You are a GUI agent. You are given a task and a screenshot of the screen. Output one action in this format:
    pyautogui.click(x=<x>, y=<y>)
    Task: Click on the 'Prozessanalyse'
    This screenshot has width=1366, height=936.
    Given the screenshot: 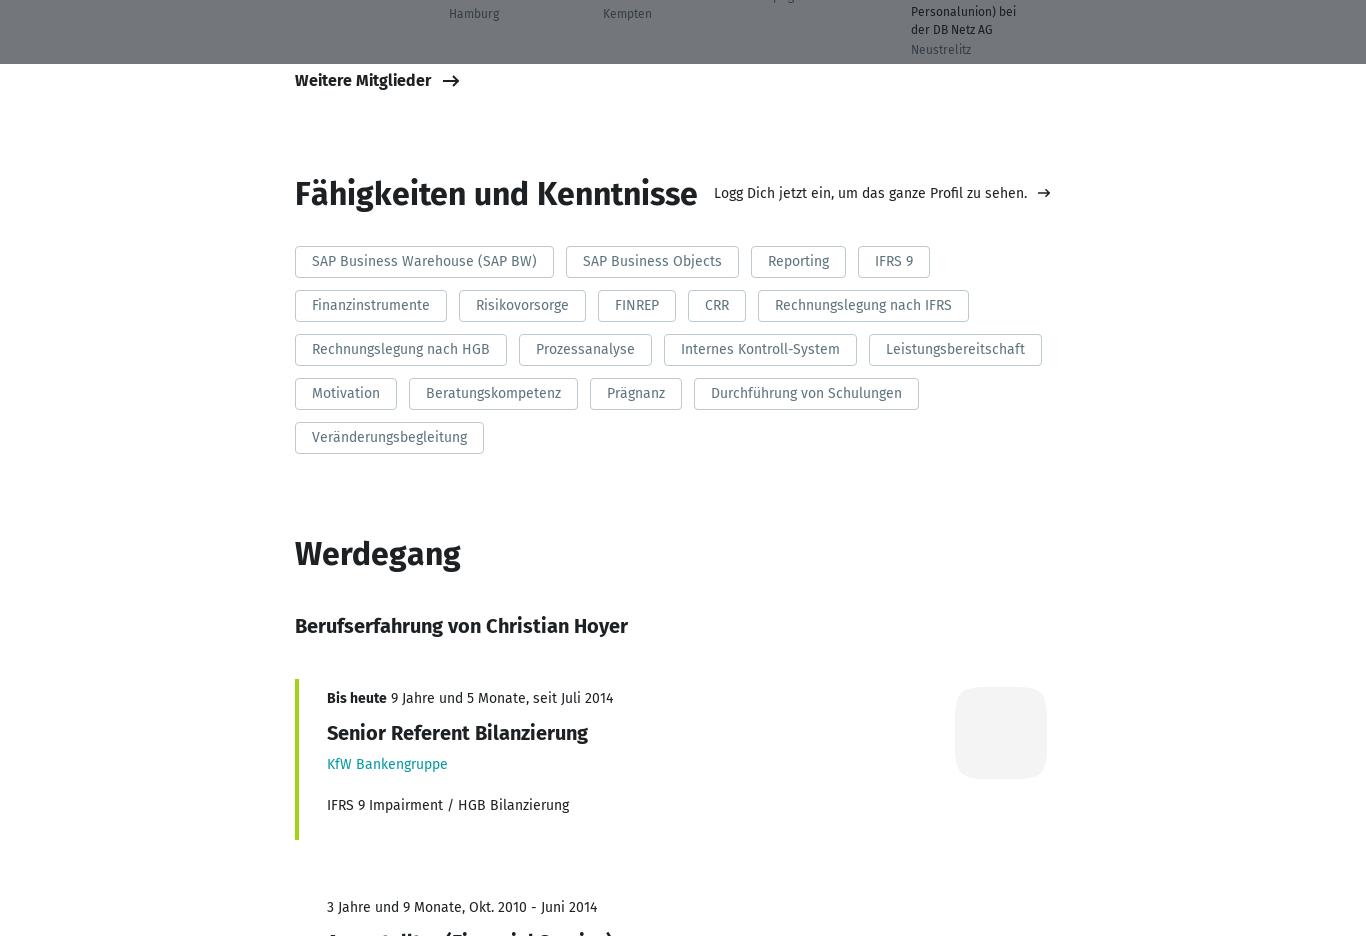 What is the action you would take?
    pyautogui.click(x=583, y=347)
    